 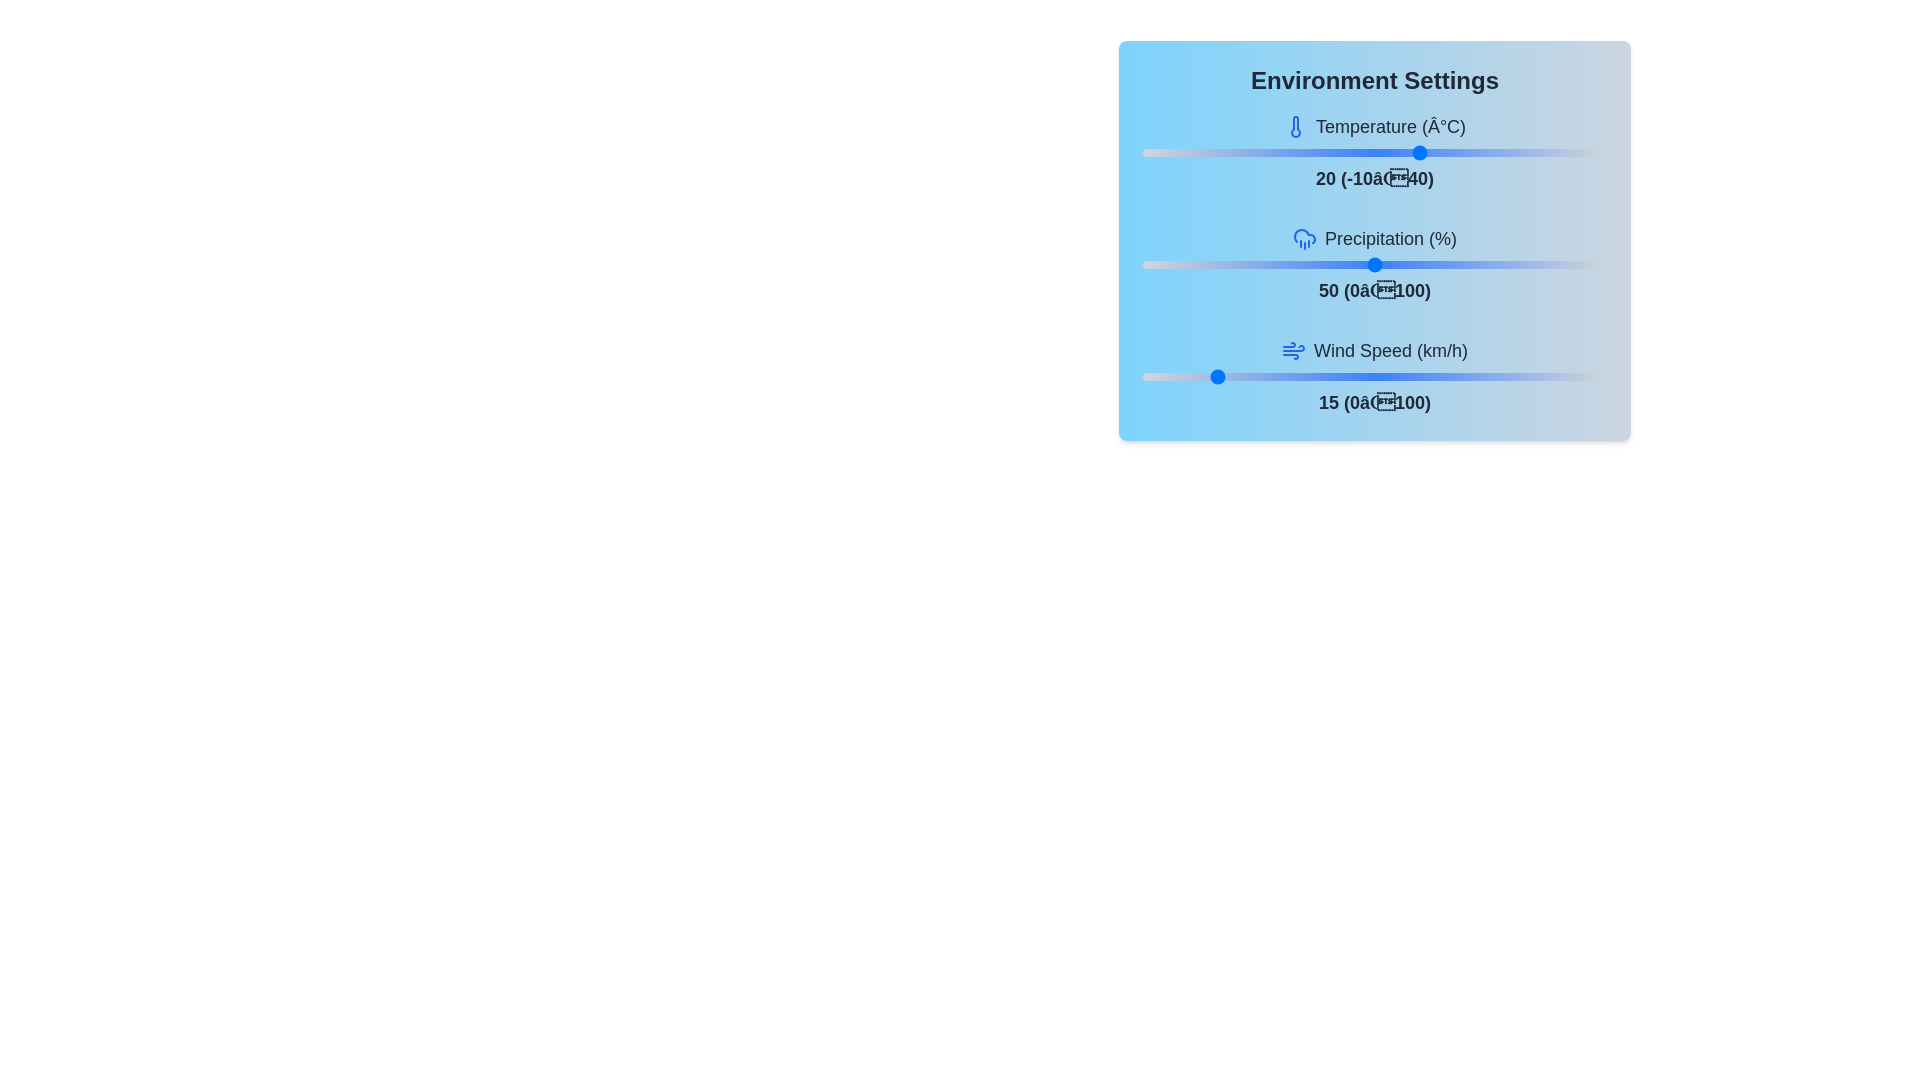 I want to click on the wind speed, so click(x=1161, y=377).